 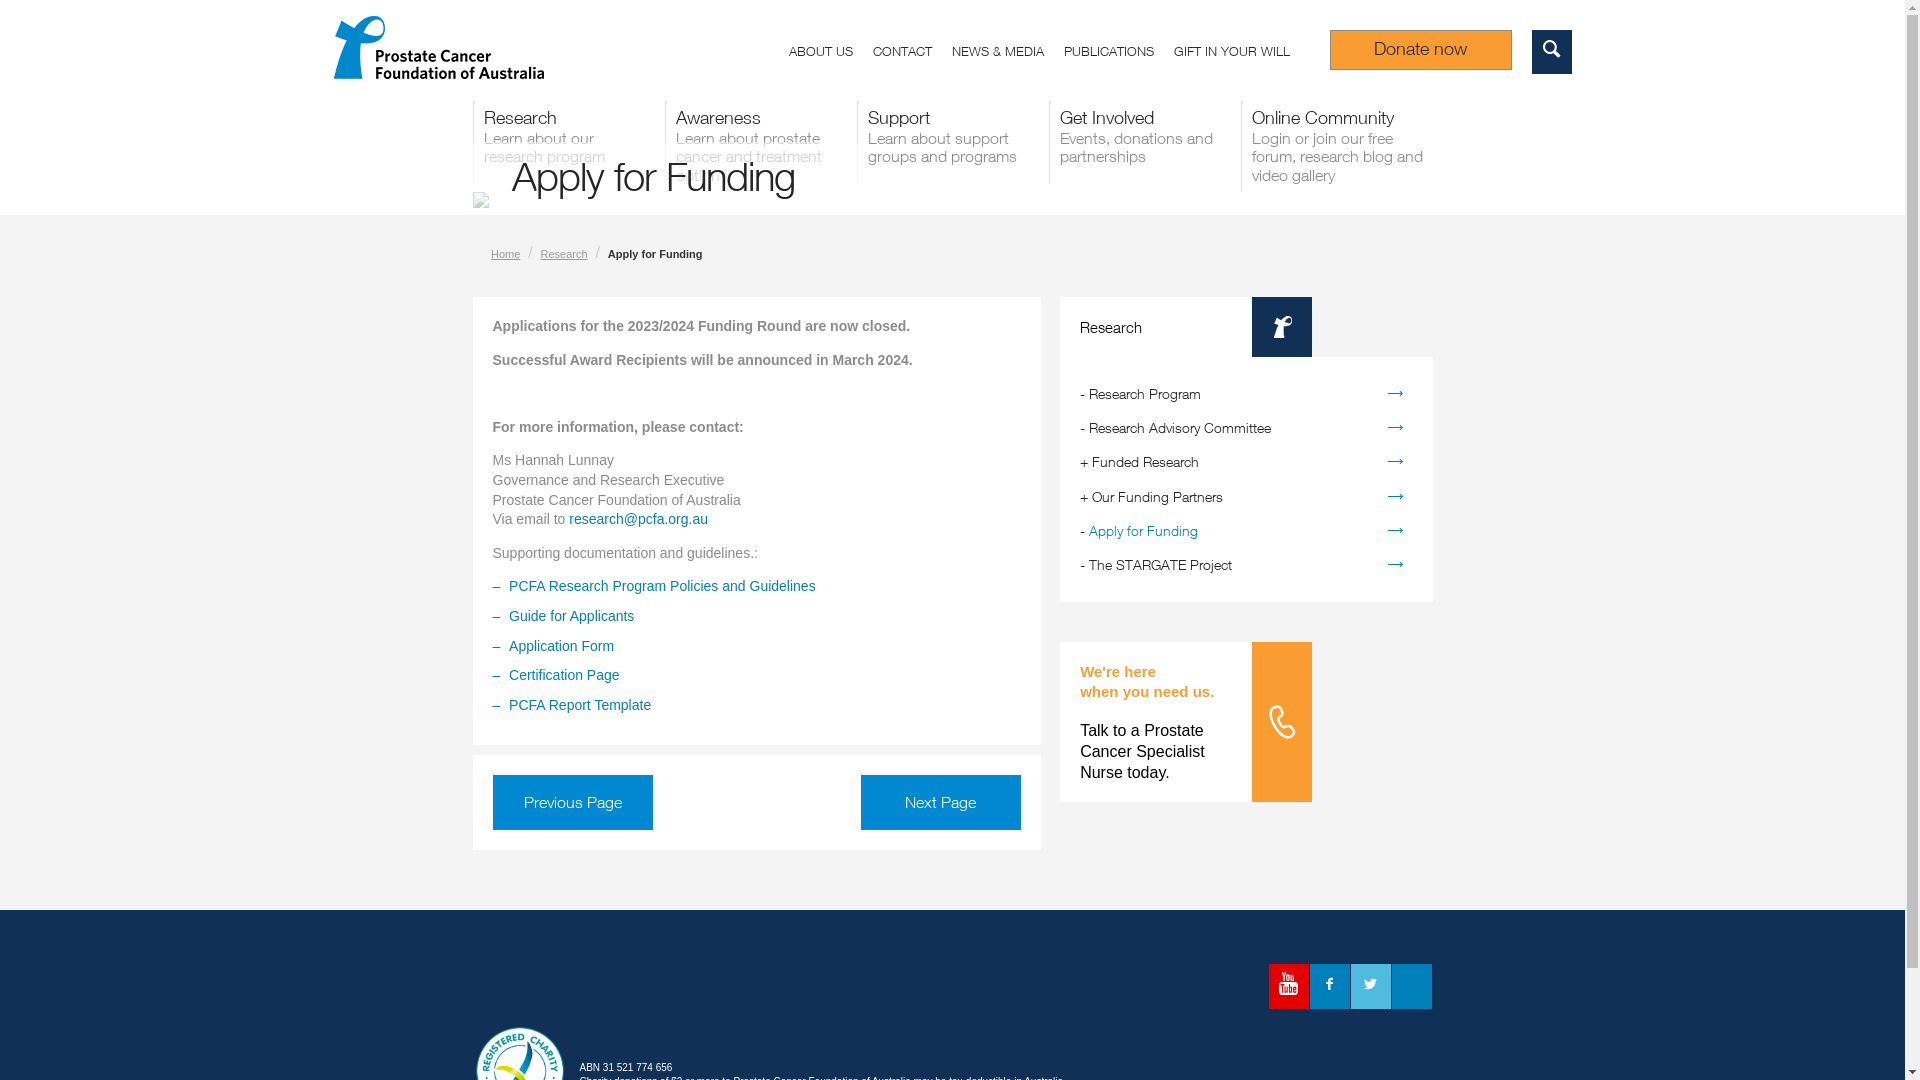 What do you see at coordinates (662, 585) in the screenshot?
I see `'PCFA Research Program Policies and Guidelines'` at bounding box center [662, 585].